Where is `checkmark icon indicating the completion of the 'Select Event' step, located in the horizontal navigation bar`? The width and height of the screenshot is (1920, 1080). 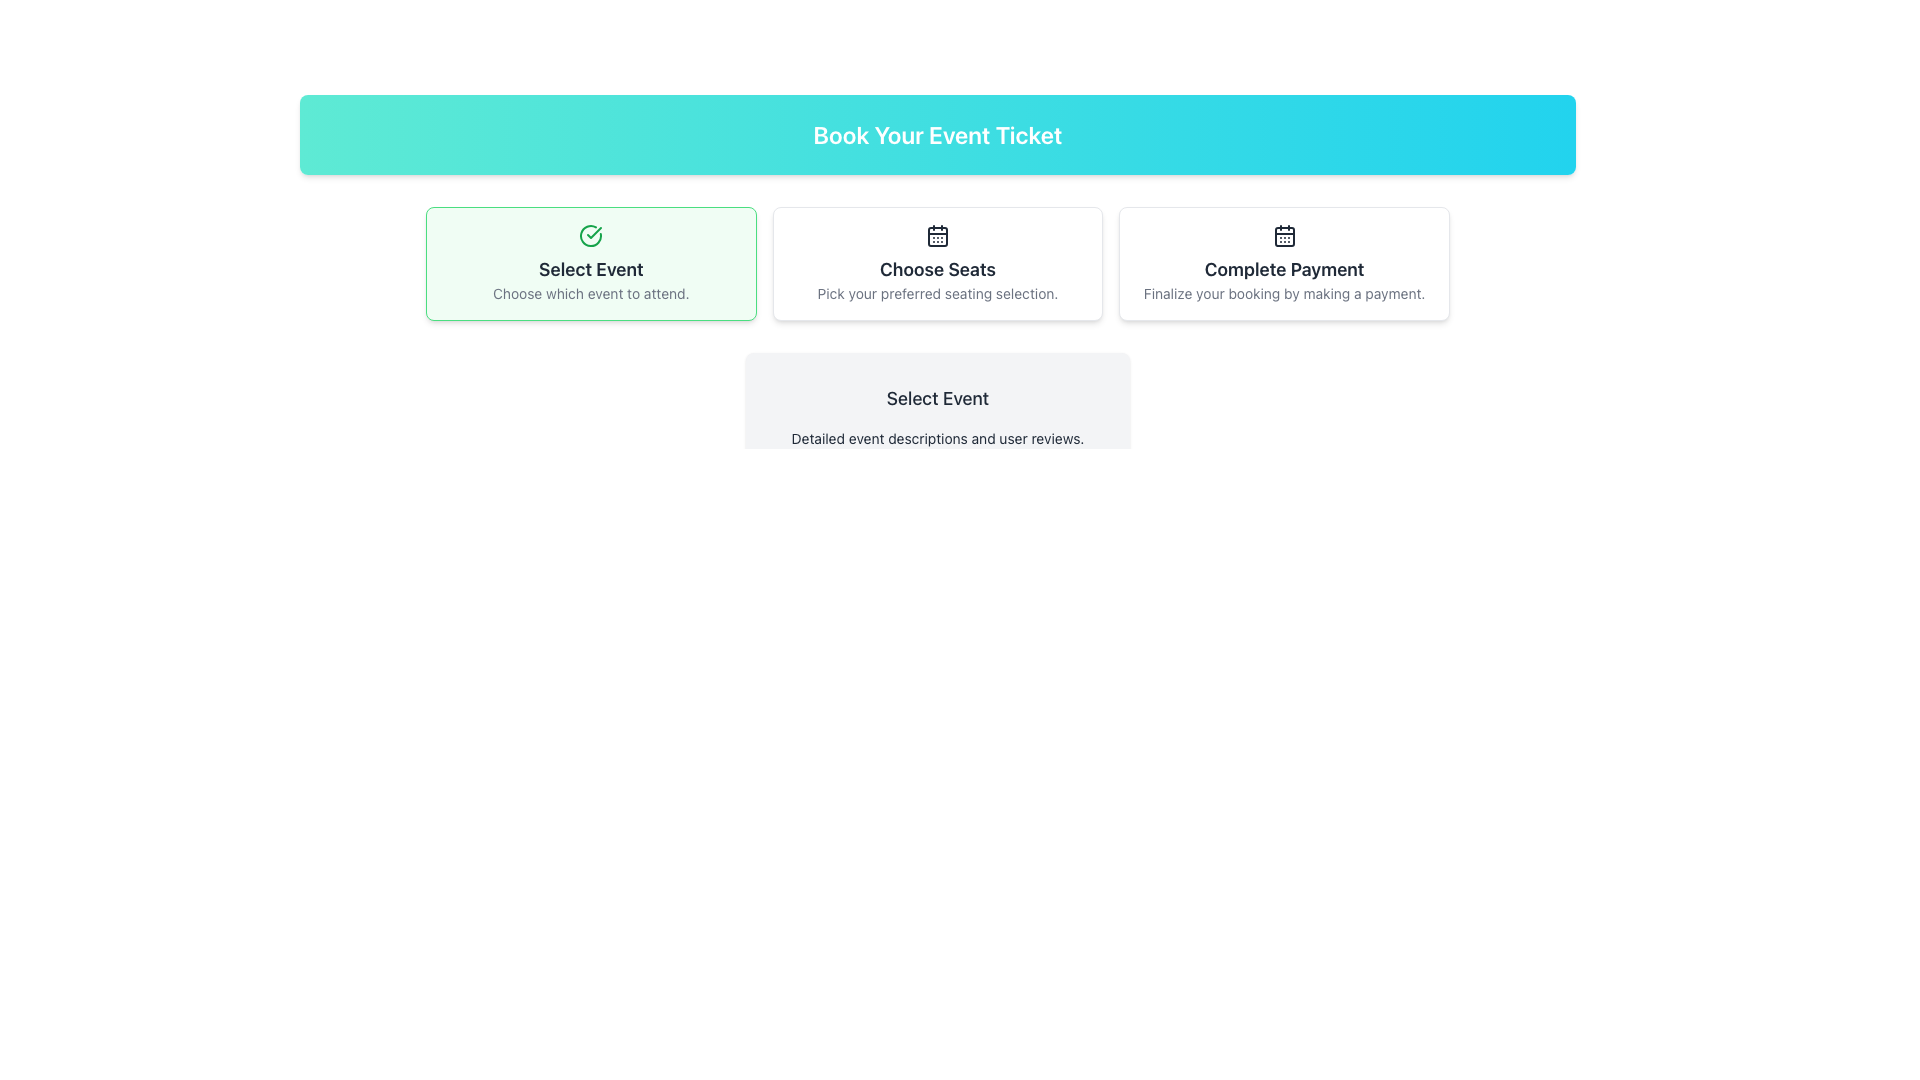 checkmark icon indicating the completion of the 'Select Event' step, located in the horizontal navigation bar is located at coordinates (593, 231).